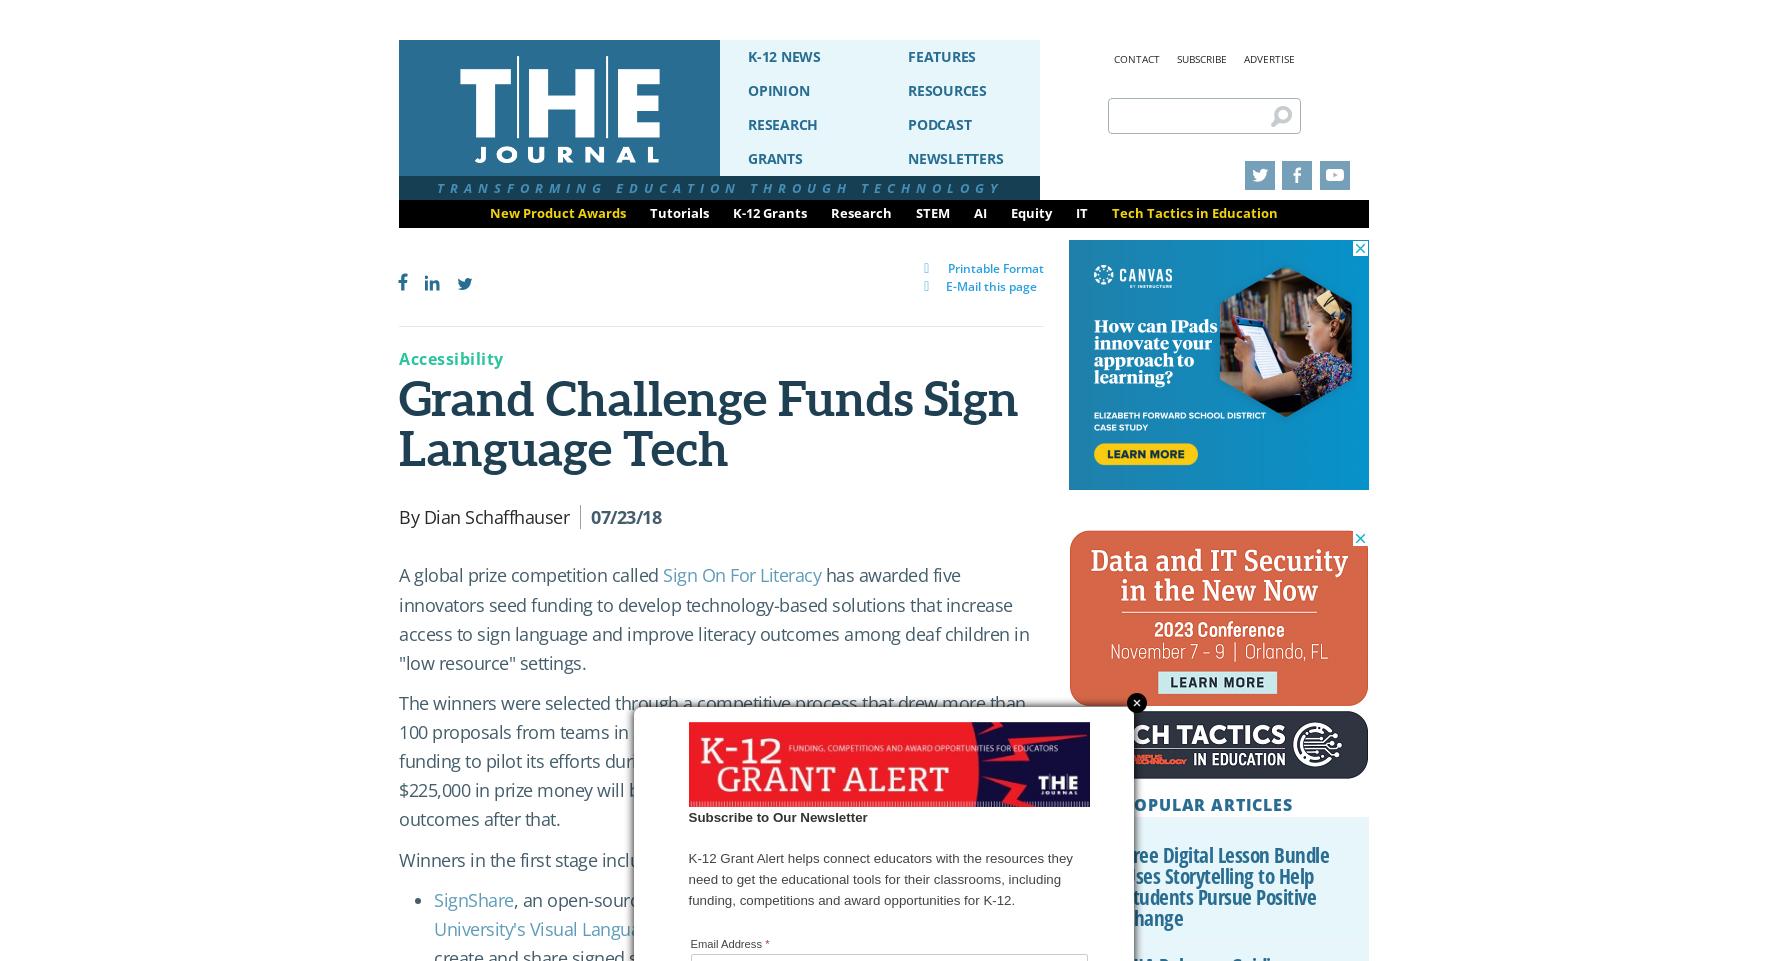 The height and width of the screenshot is (961, 1768). Describe the element at coordinates (769, 212) in the screenshot. I see `'K-12 Grants'` at that location.